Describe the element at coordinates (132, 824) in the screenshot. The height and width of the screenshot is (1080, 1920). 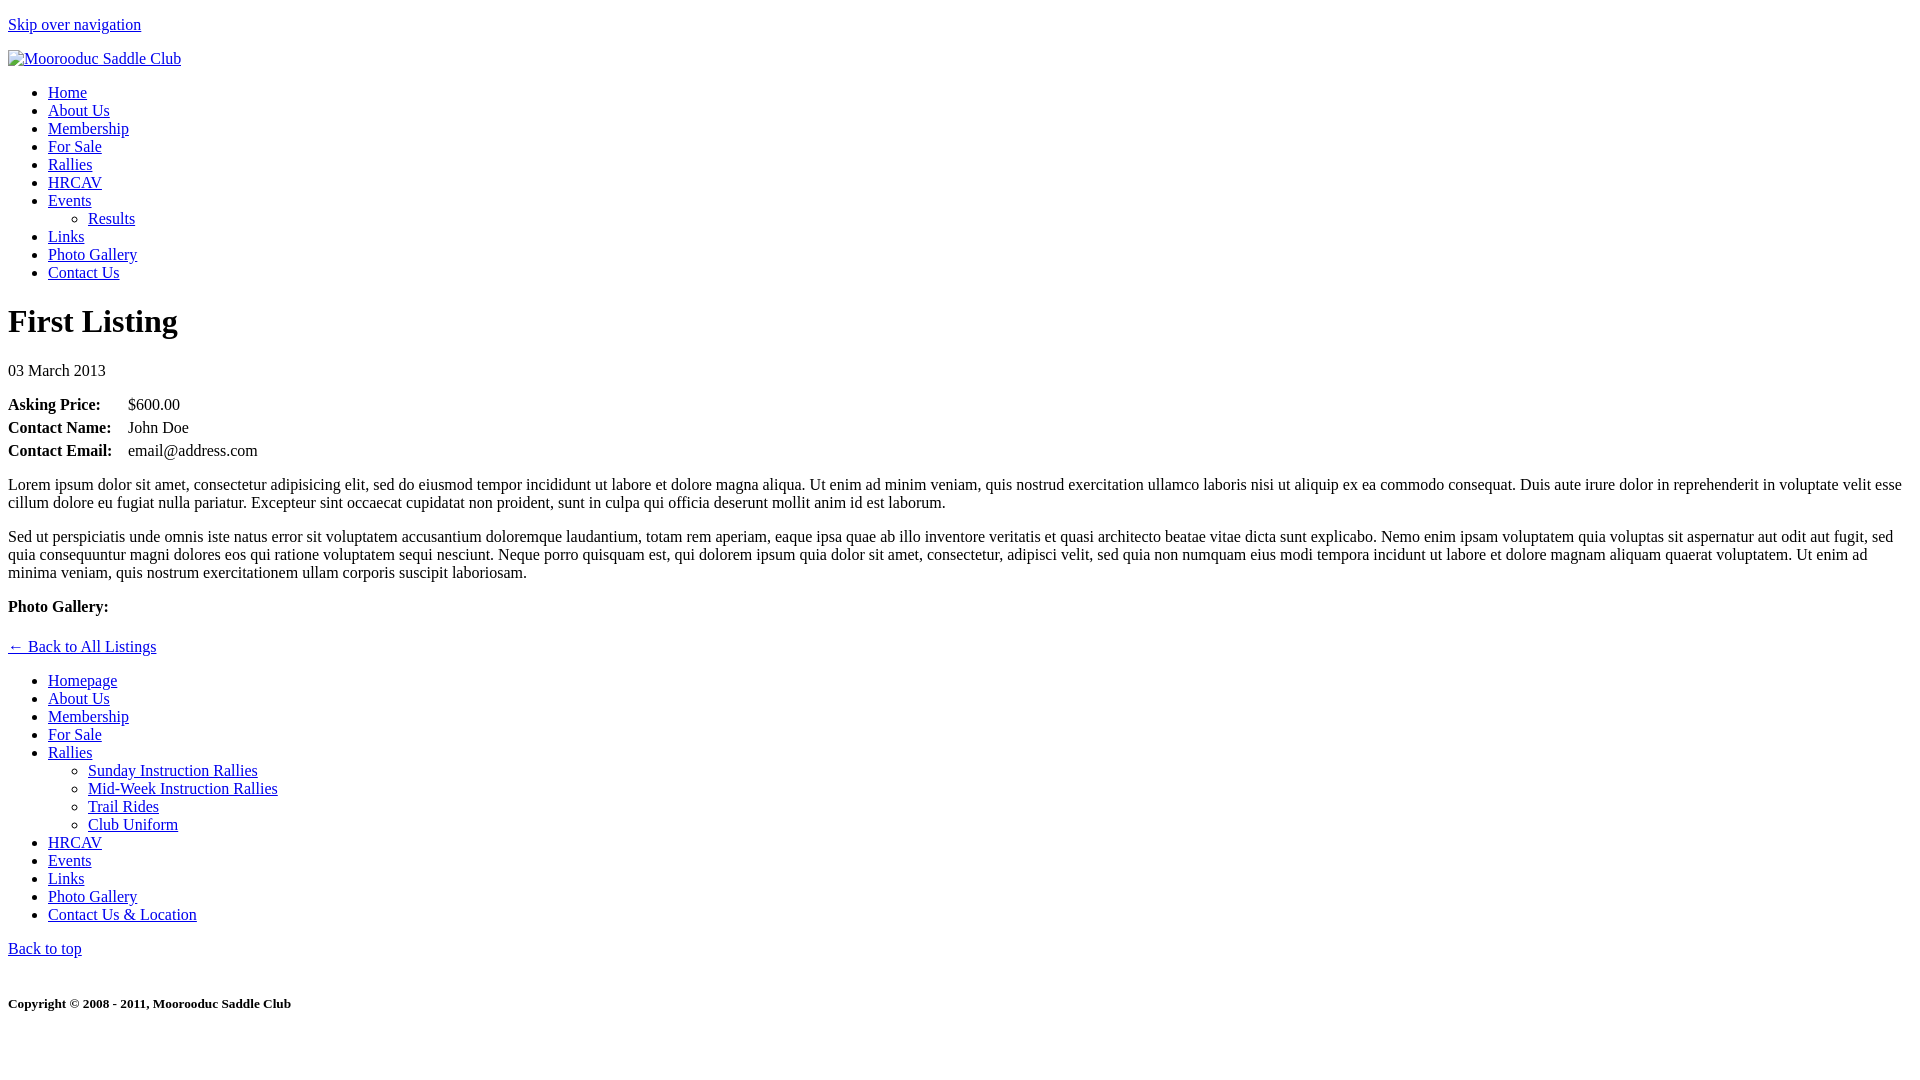
I see `'Club Uniform'` at that location.